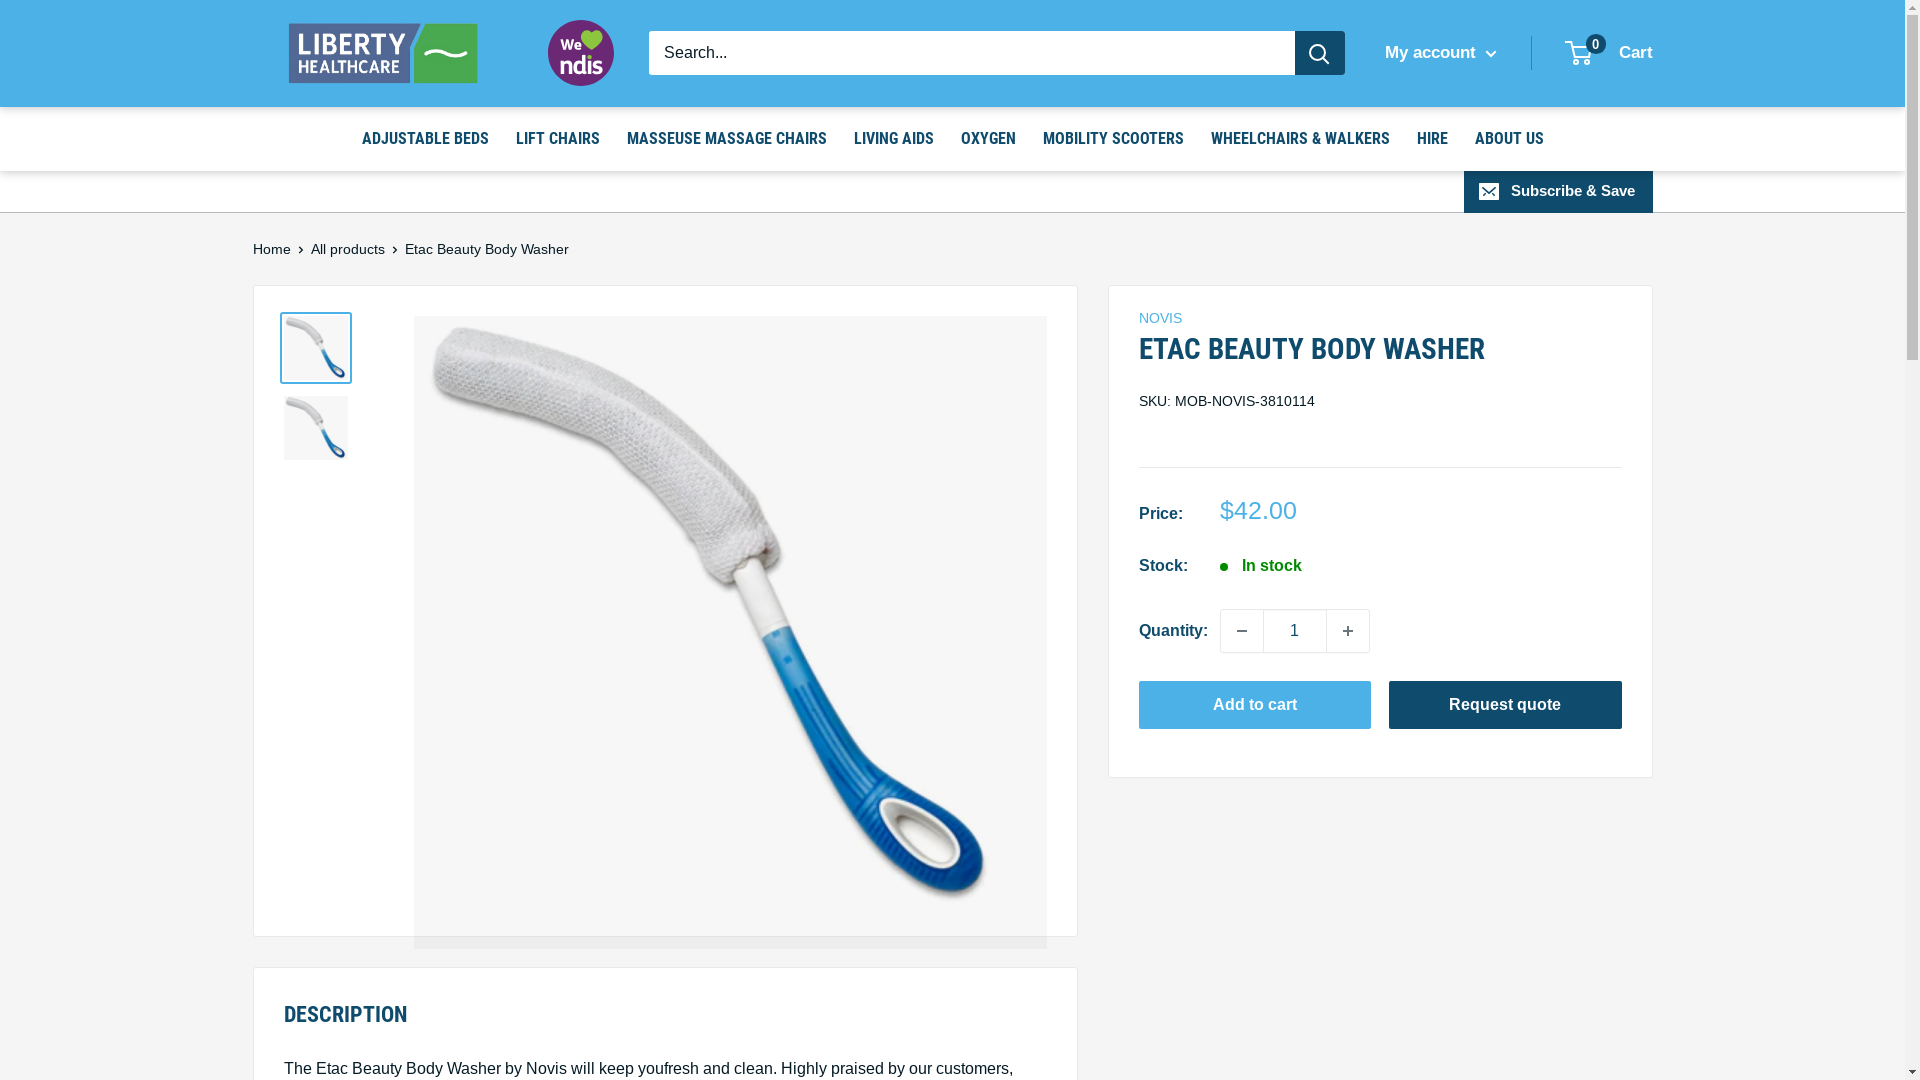  I want to click on 'Request quote', so click(1387, 704).